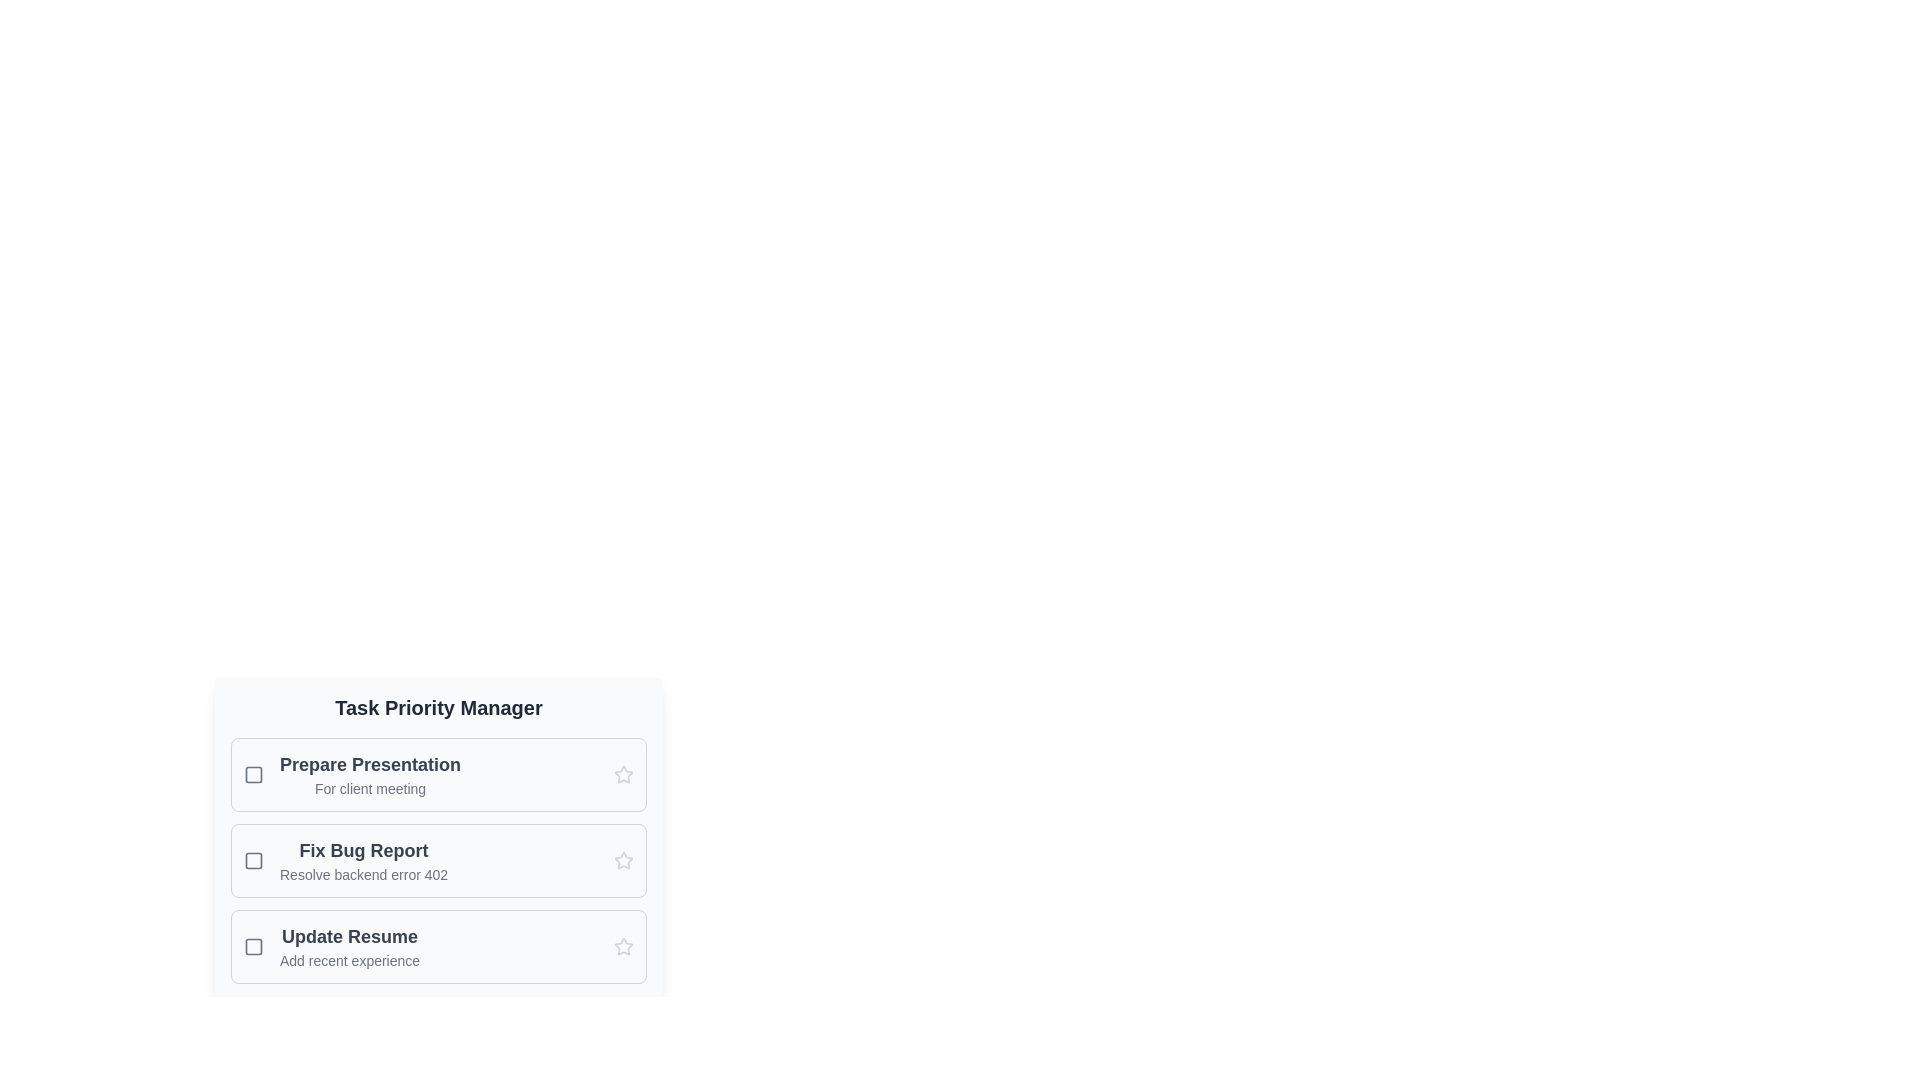 This screenshot has width=1920, height=1080. I want to click on the star-shaped icon outlined with thin gray lines located at the far-right side of the task item for 'Prepare Presentation', so click(623, 774).